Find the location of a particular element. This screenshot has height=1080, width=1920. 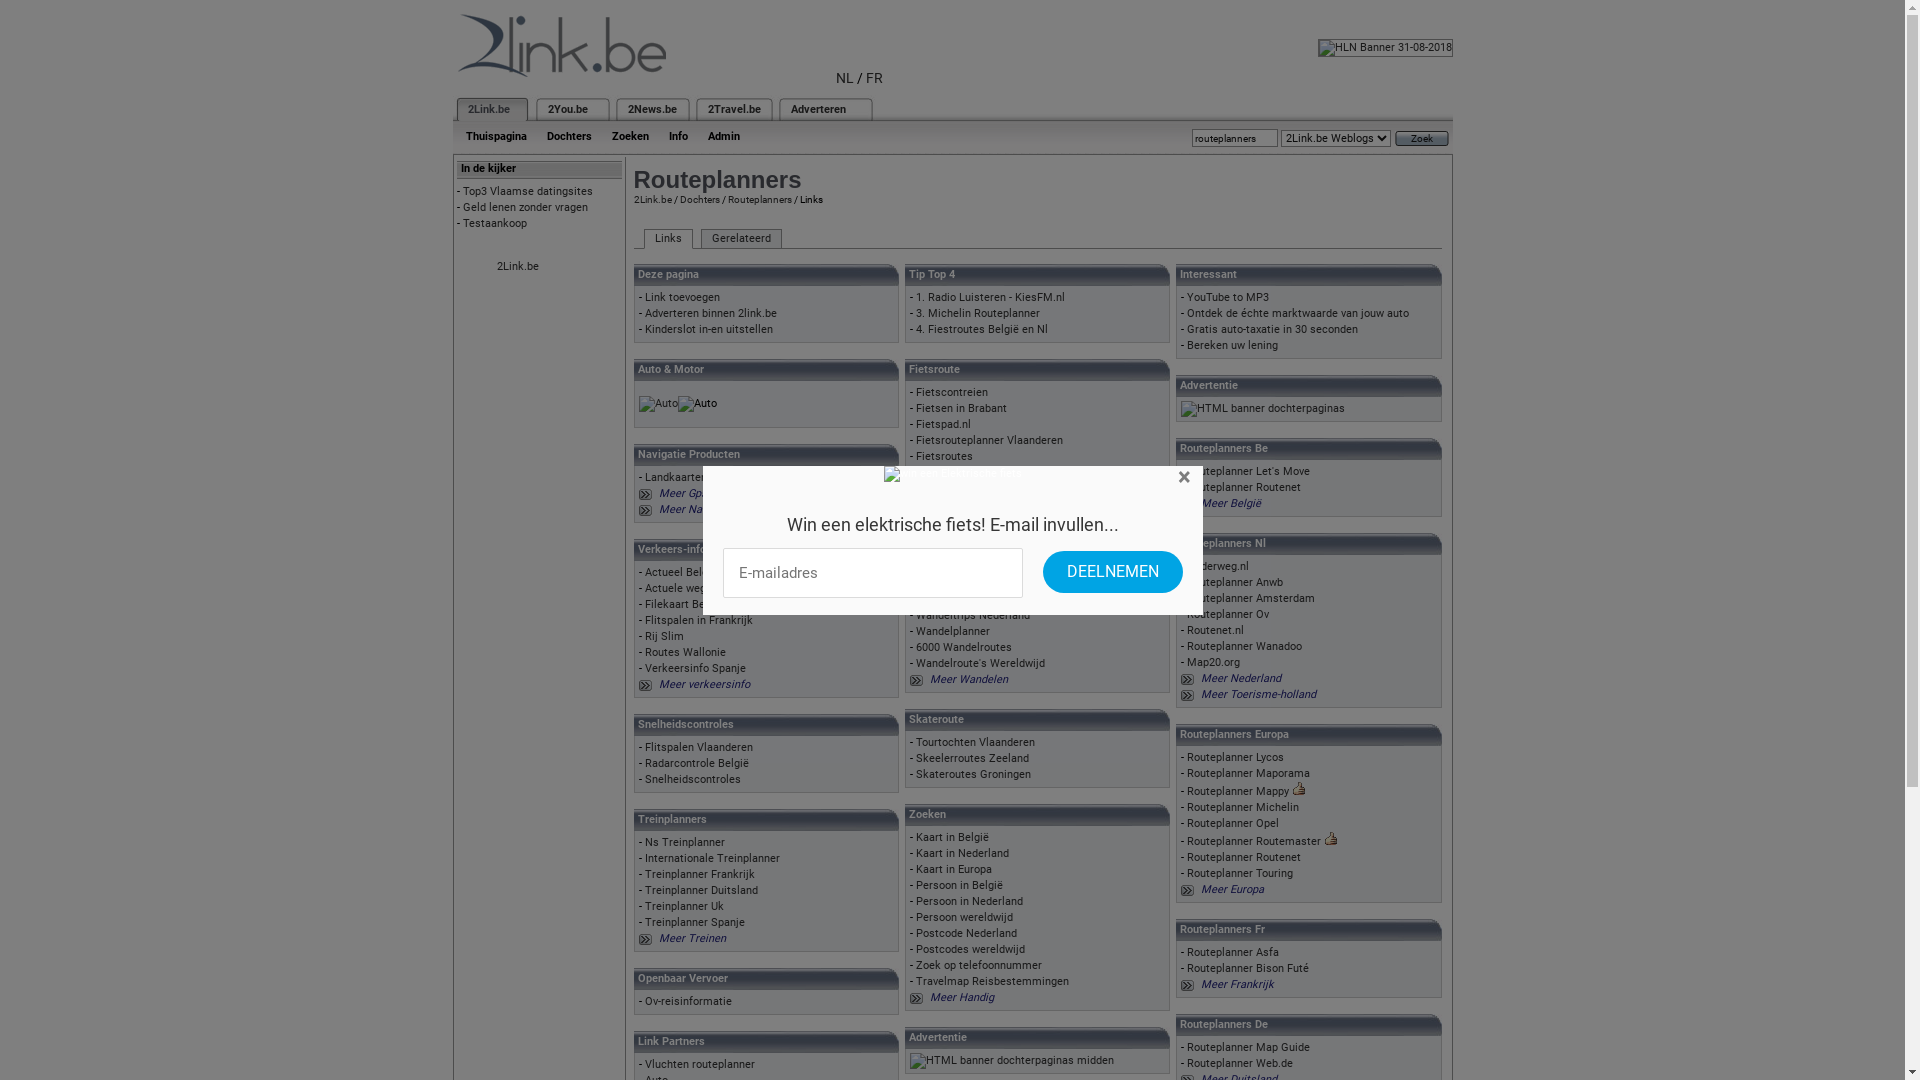

'Gratis auto-taxatie in 30 seconden' is located at coordinates (1271, 328).